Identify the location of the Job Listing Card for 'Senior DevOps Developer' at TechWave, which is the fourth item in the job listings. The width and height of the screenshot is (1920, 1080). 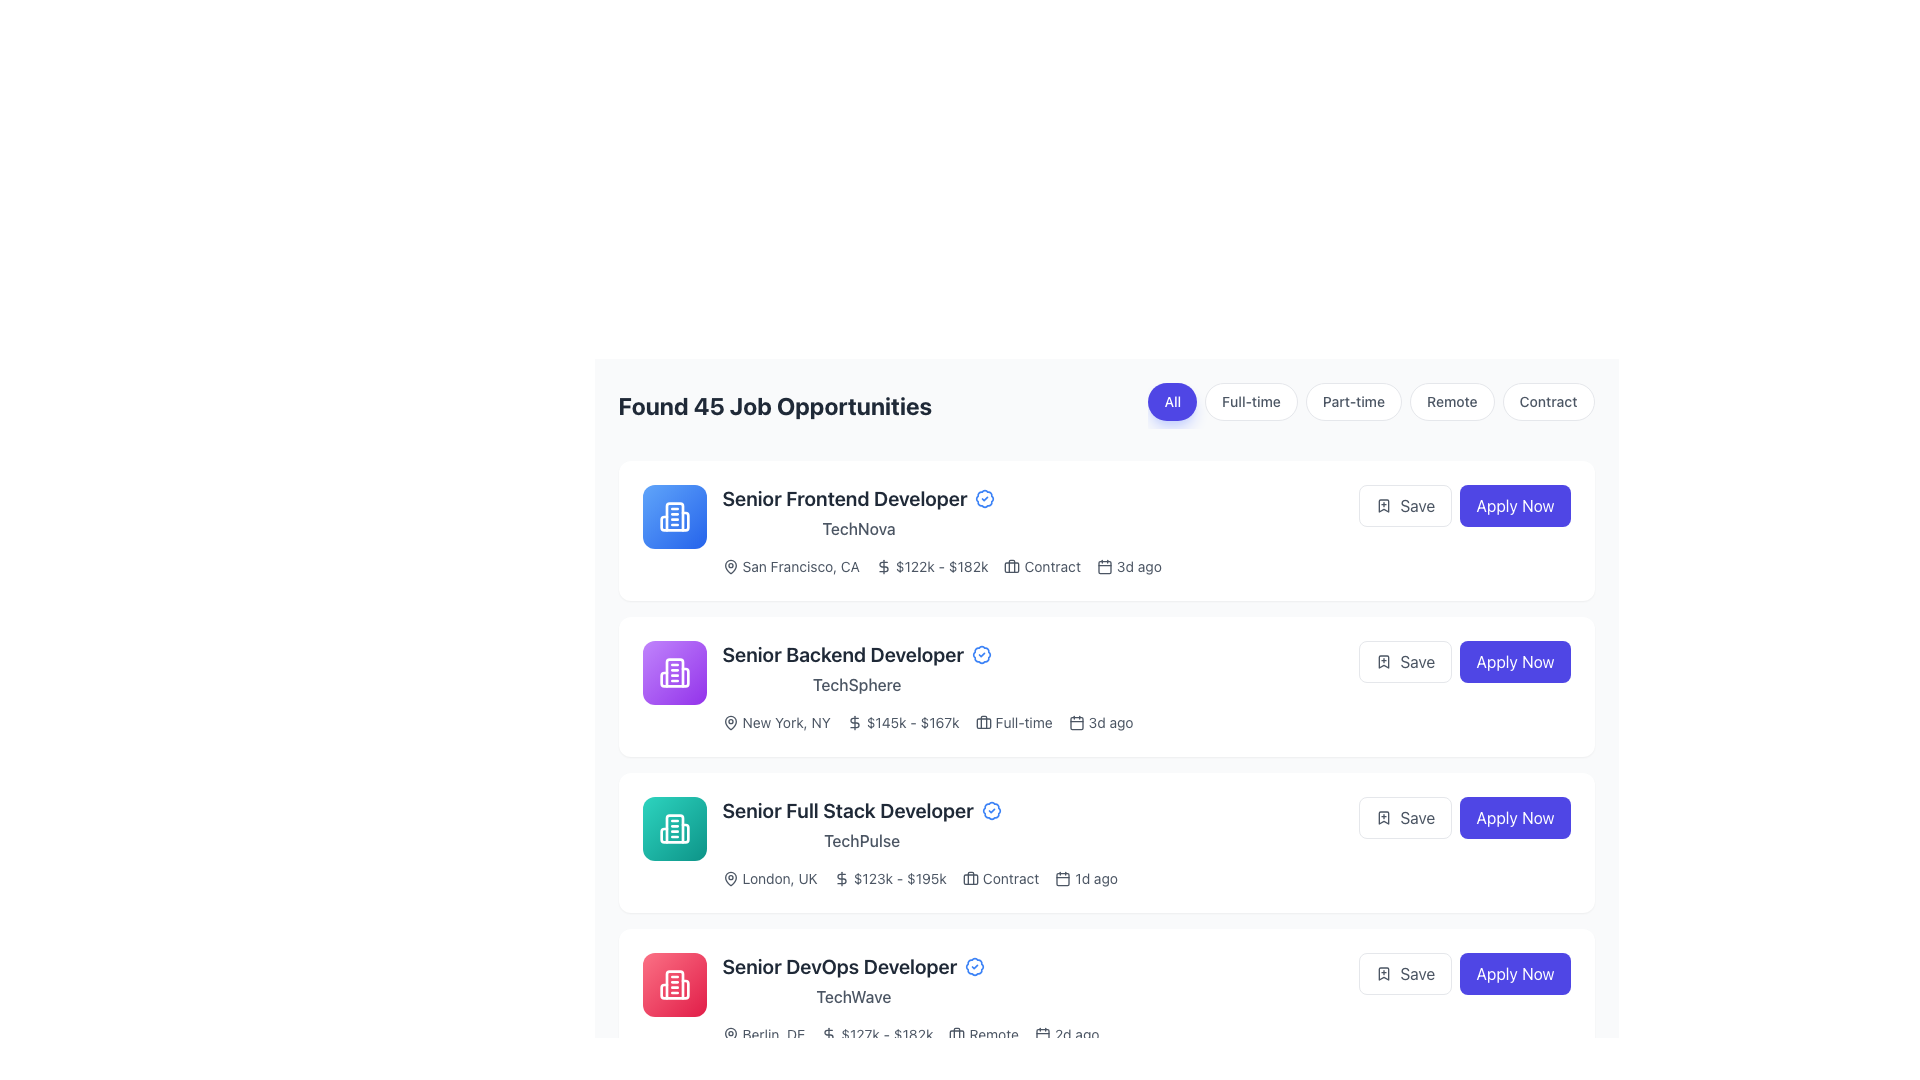
(1105, 999).